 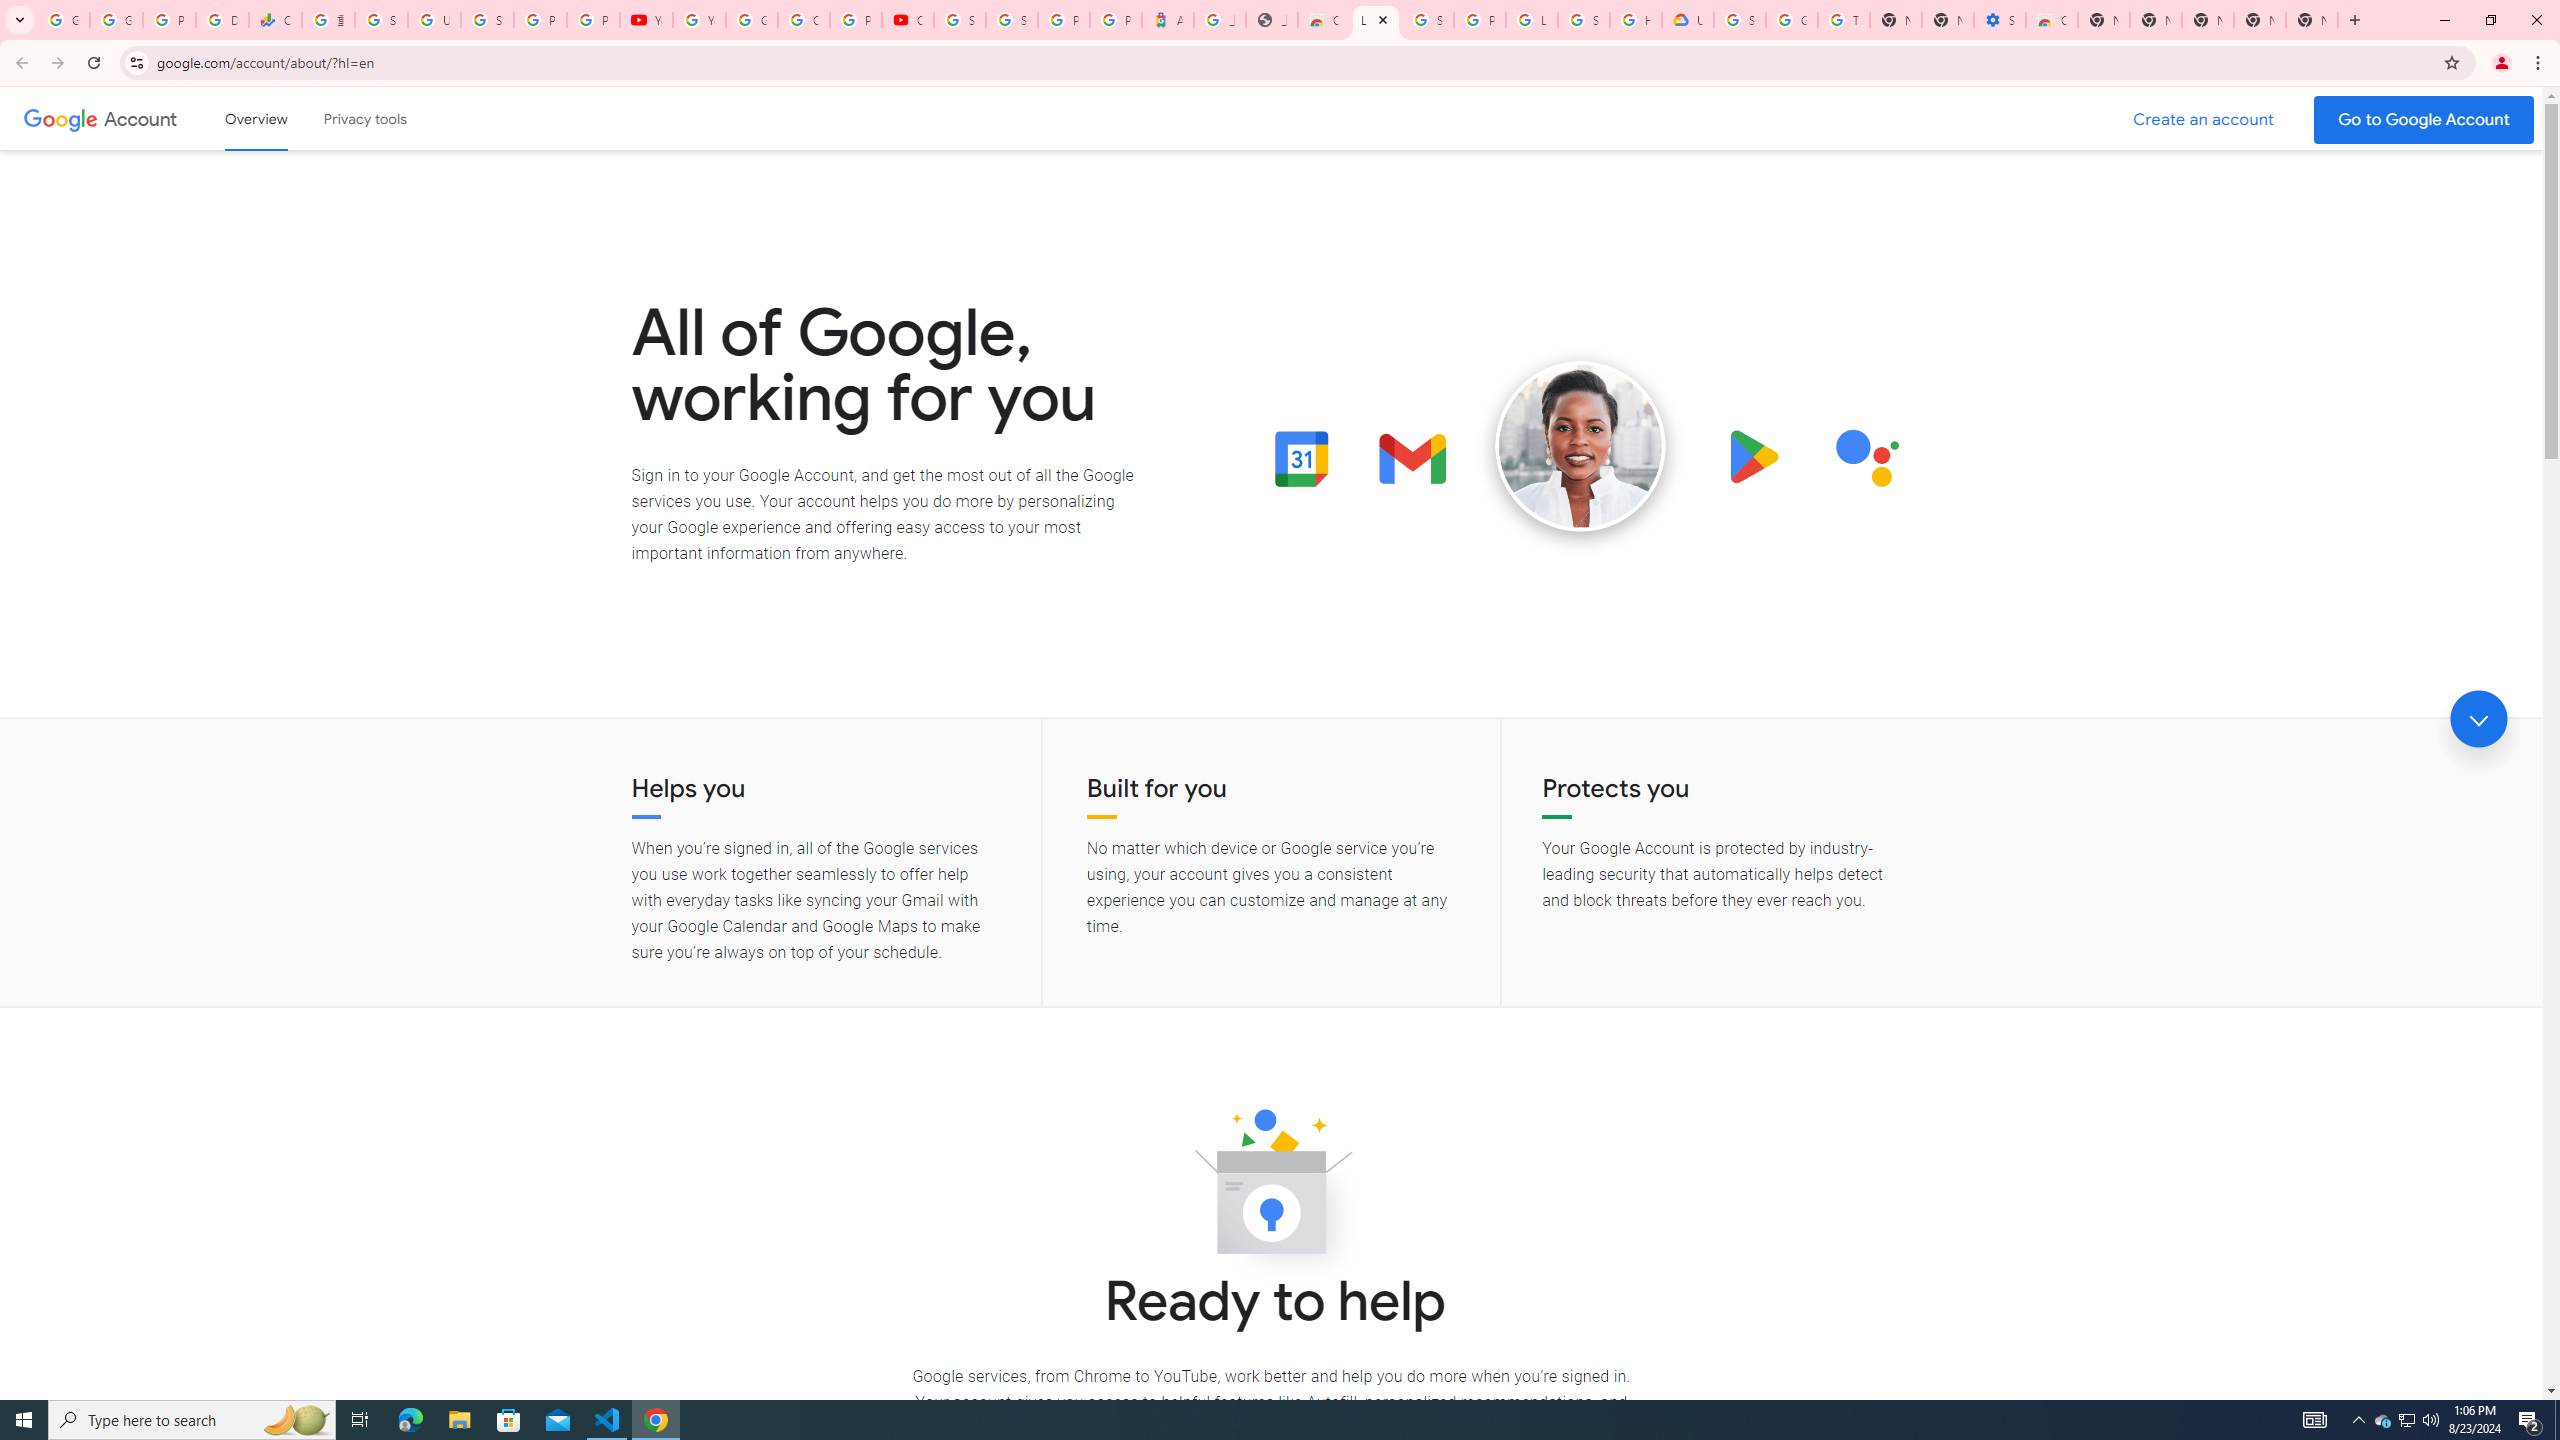 What do you see at coordinates (2050, 19) in the screenshot?
I see `'Chrome Web Store - Accessibility extensions'` at bounding box center [2050, 19].